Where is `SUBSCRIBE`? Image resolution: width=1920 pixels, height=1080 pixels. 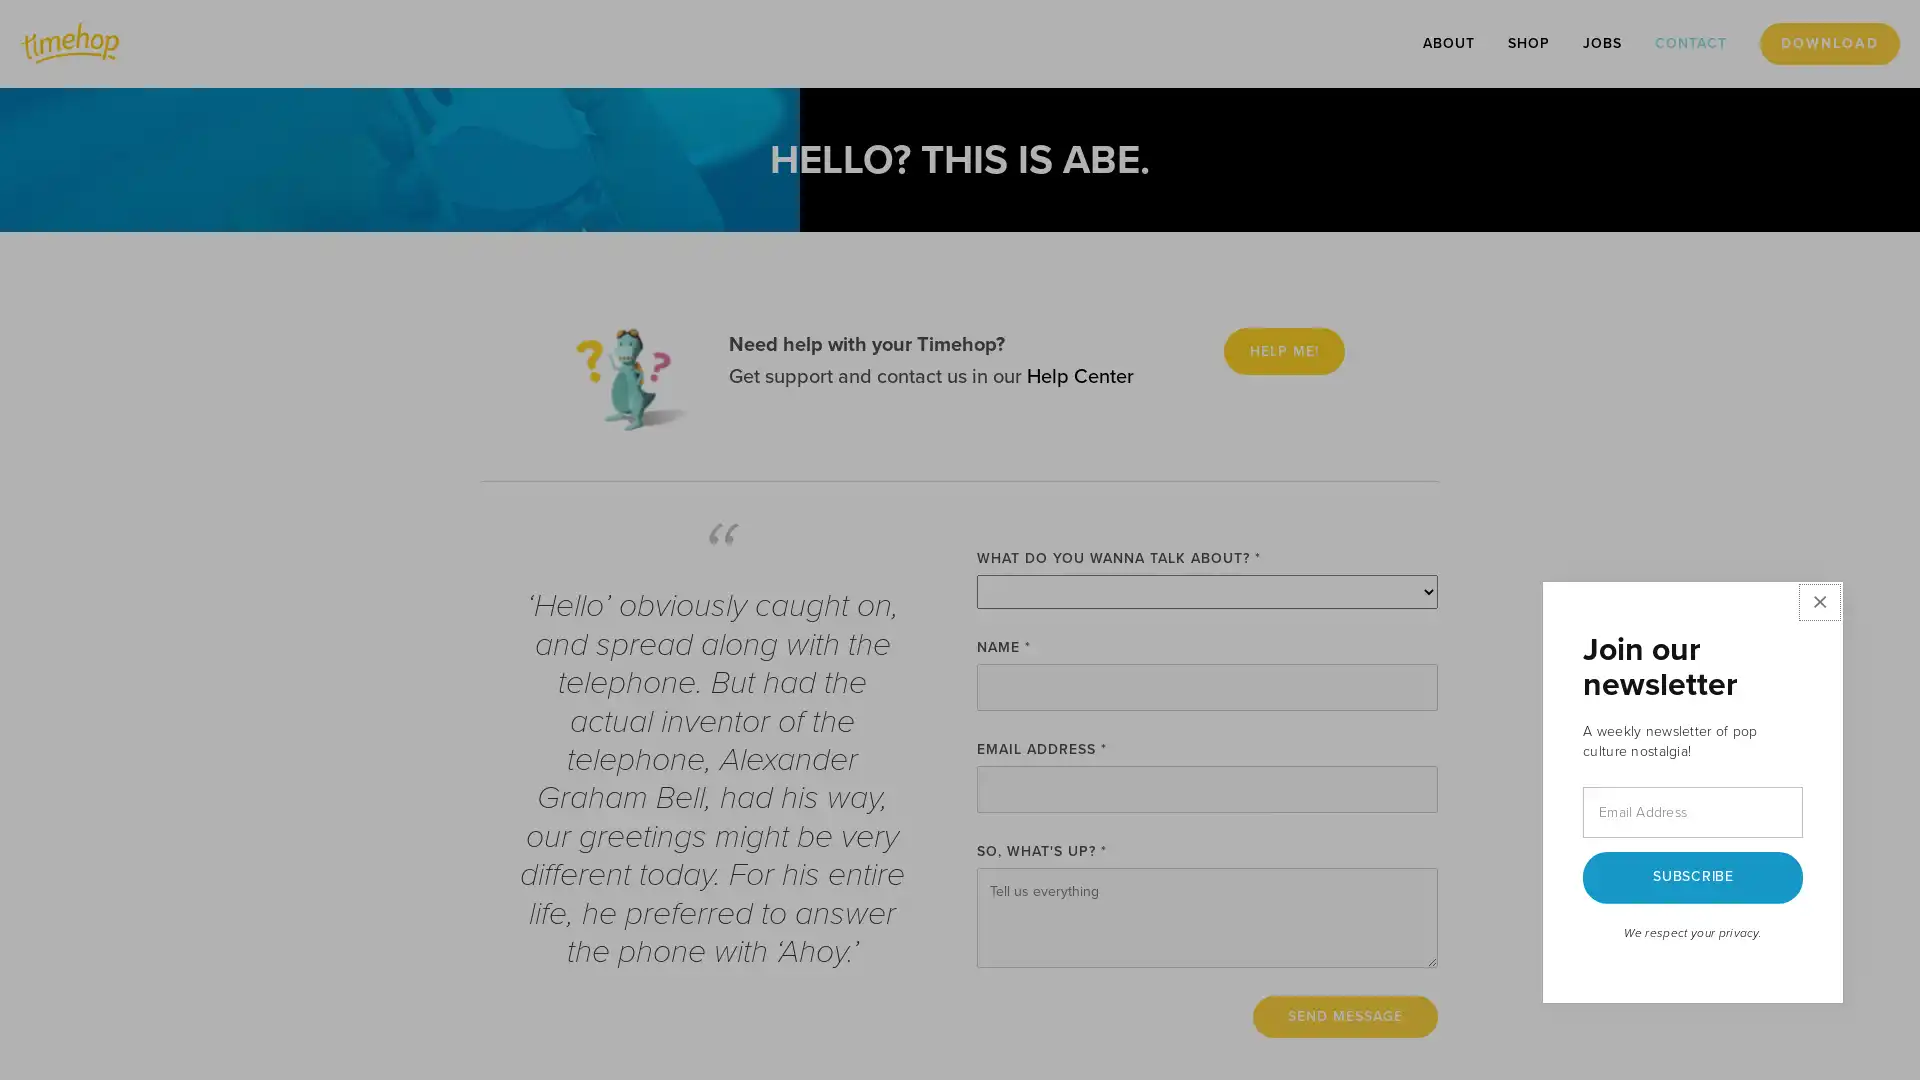 SUBSCRIBE is located at coordinates (1692, 874).